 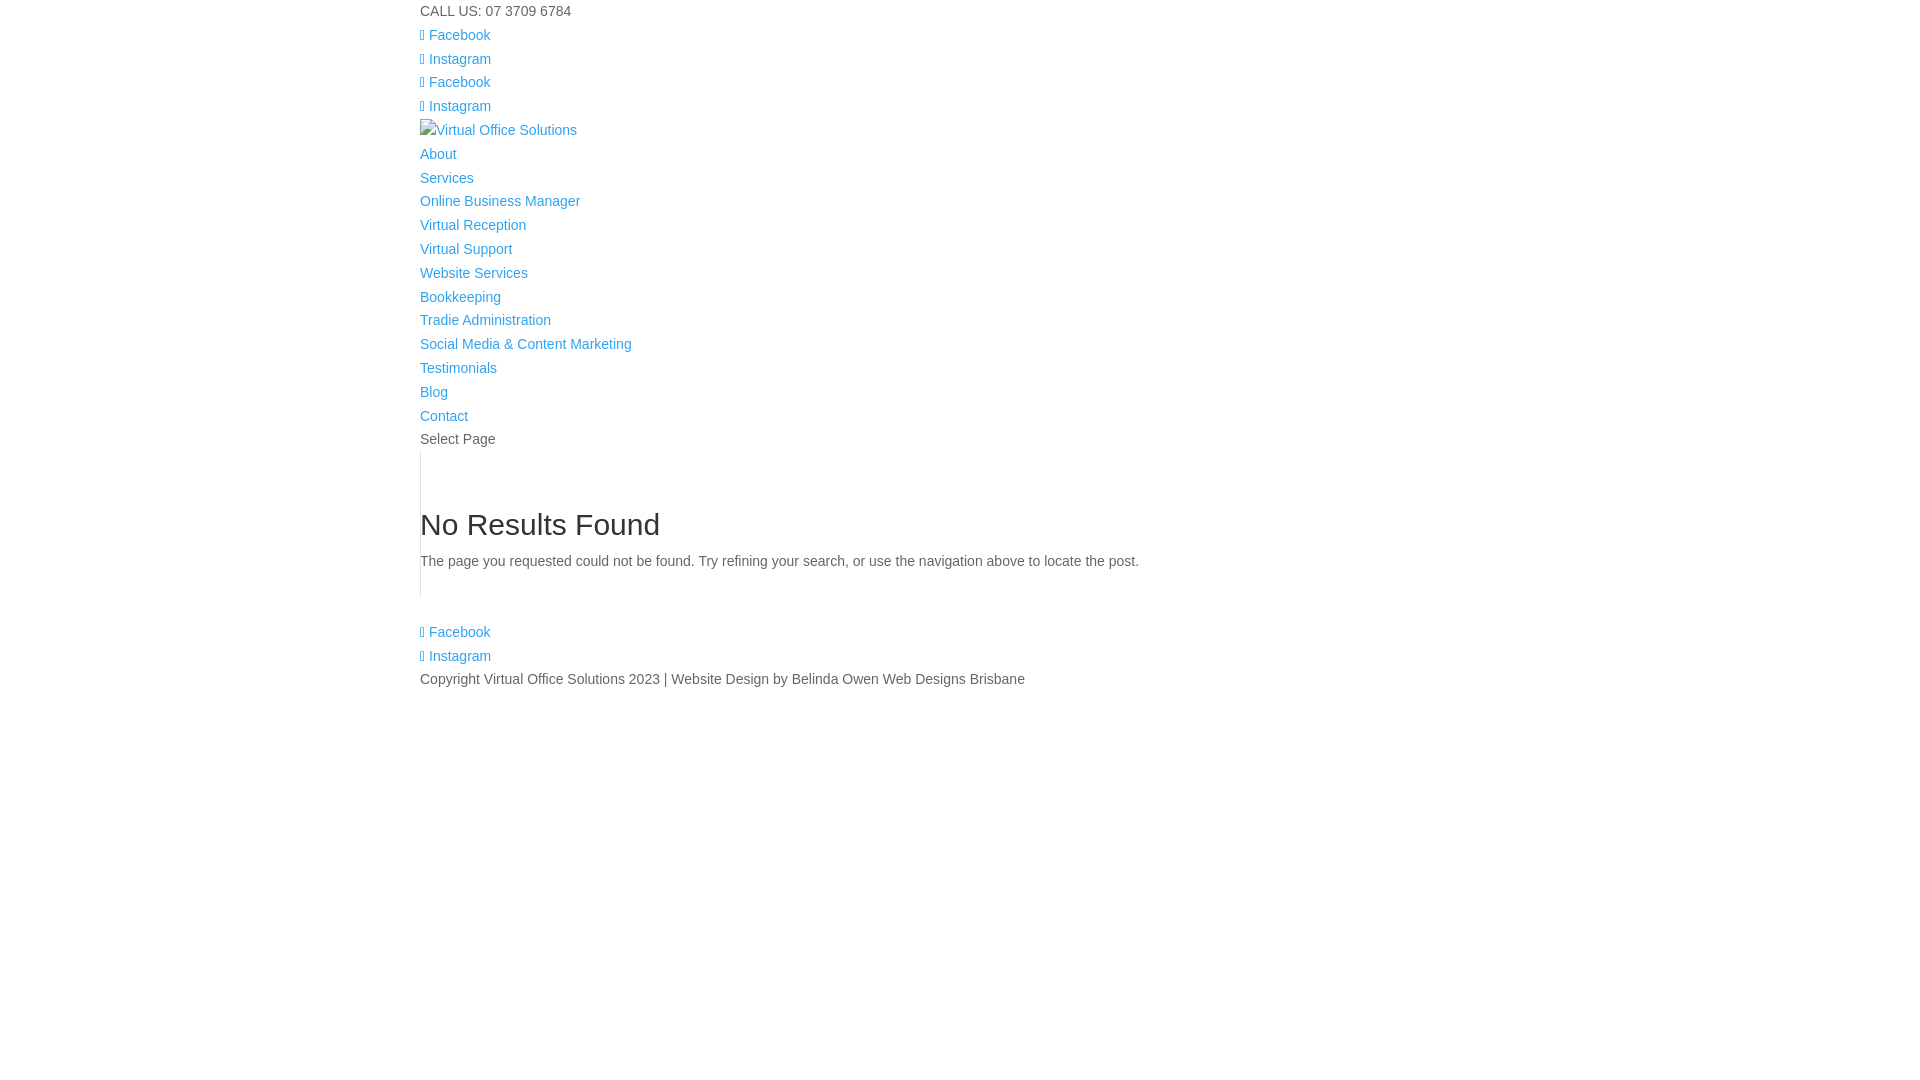 What do you see at coordinates (526, 342) in the screenshot?
I see `'Social Media & Content Marketing'` at bounding box center [526, 342].